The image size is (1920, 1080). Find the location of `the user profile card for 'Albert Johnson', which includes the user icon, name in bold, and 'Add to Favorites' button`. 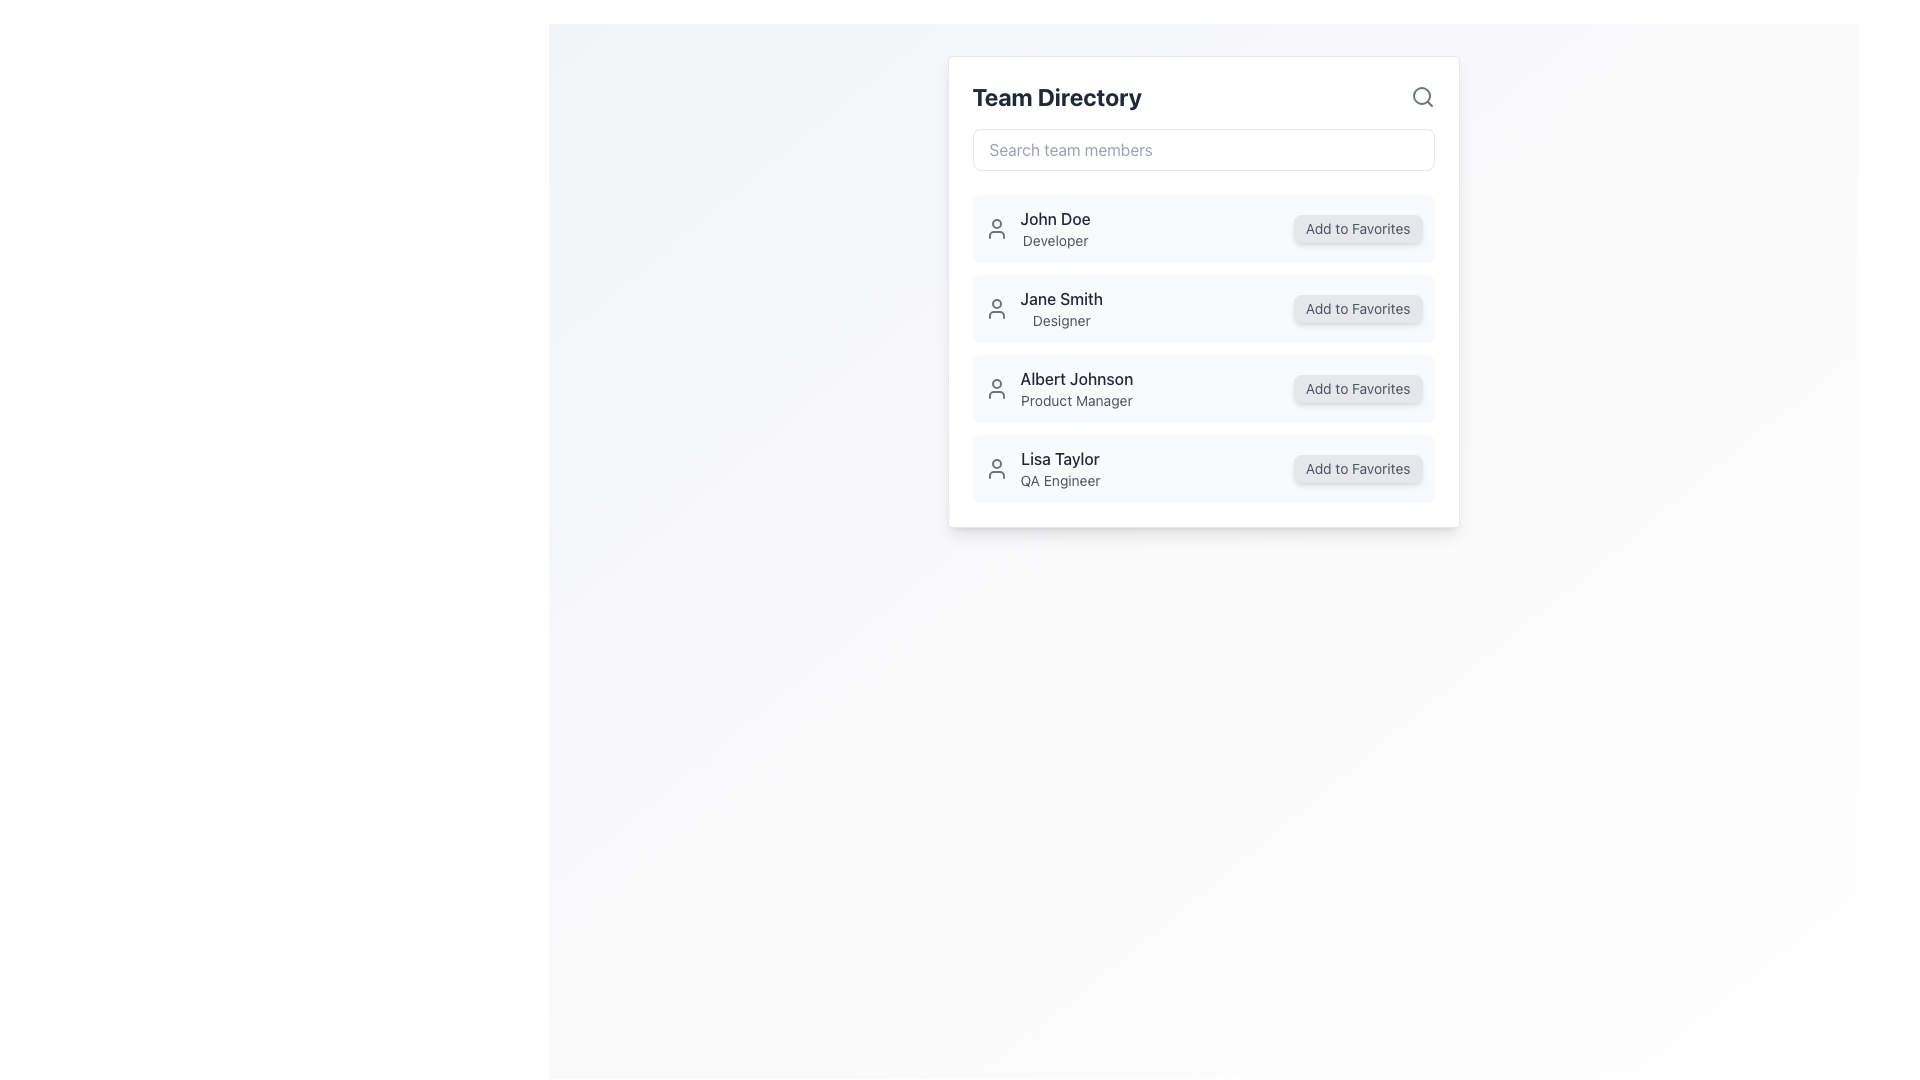

the user profile card for 'Albert Johnson', which includes the user icon, name in bold, and 'Add to Favorites' button is located at coordinates (1202, 389).